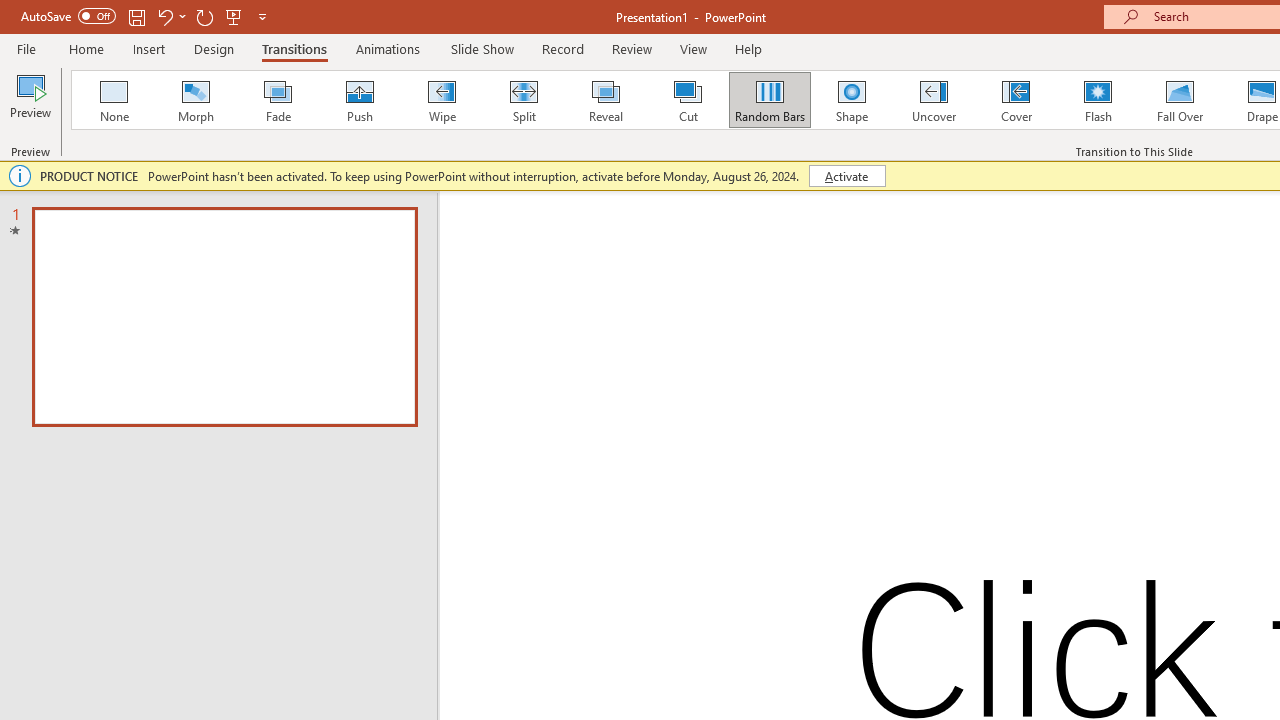 This screenshot has height=720, width=1280. I want to click on 'Reveal', so click(604, 100).